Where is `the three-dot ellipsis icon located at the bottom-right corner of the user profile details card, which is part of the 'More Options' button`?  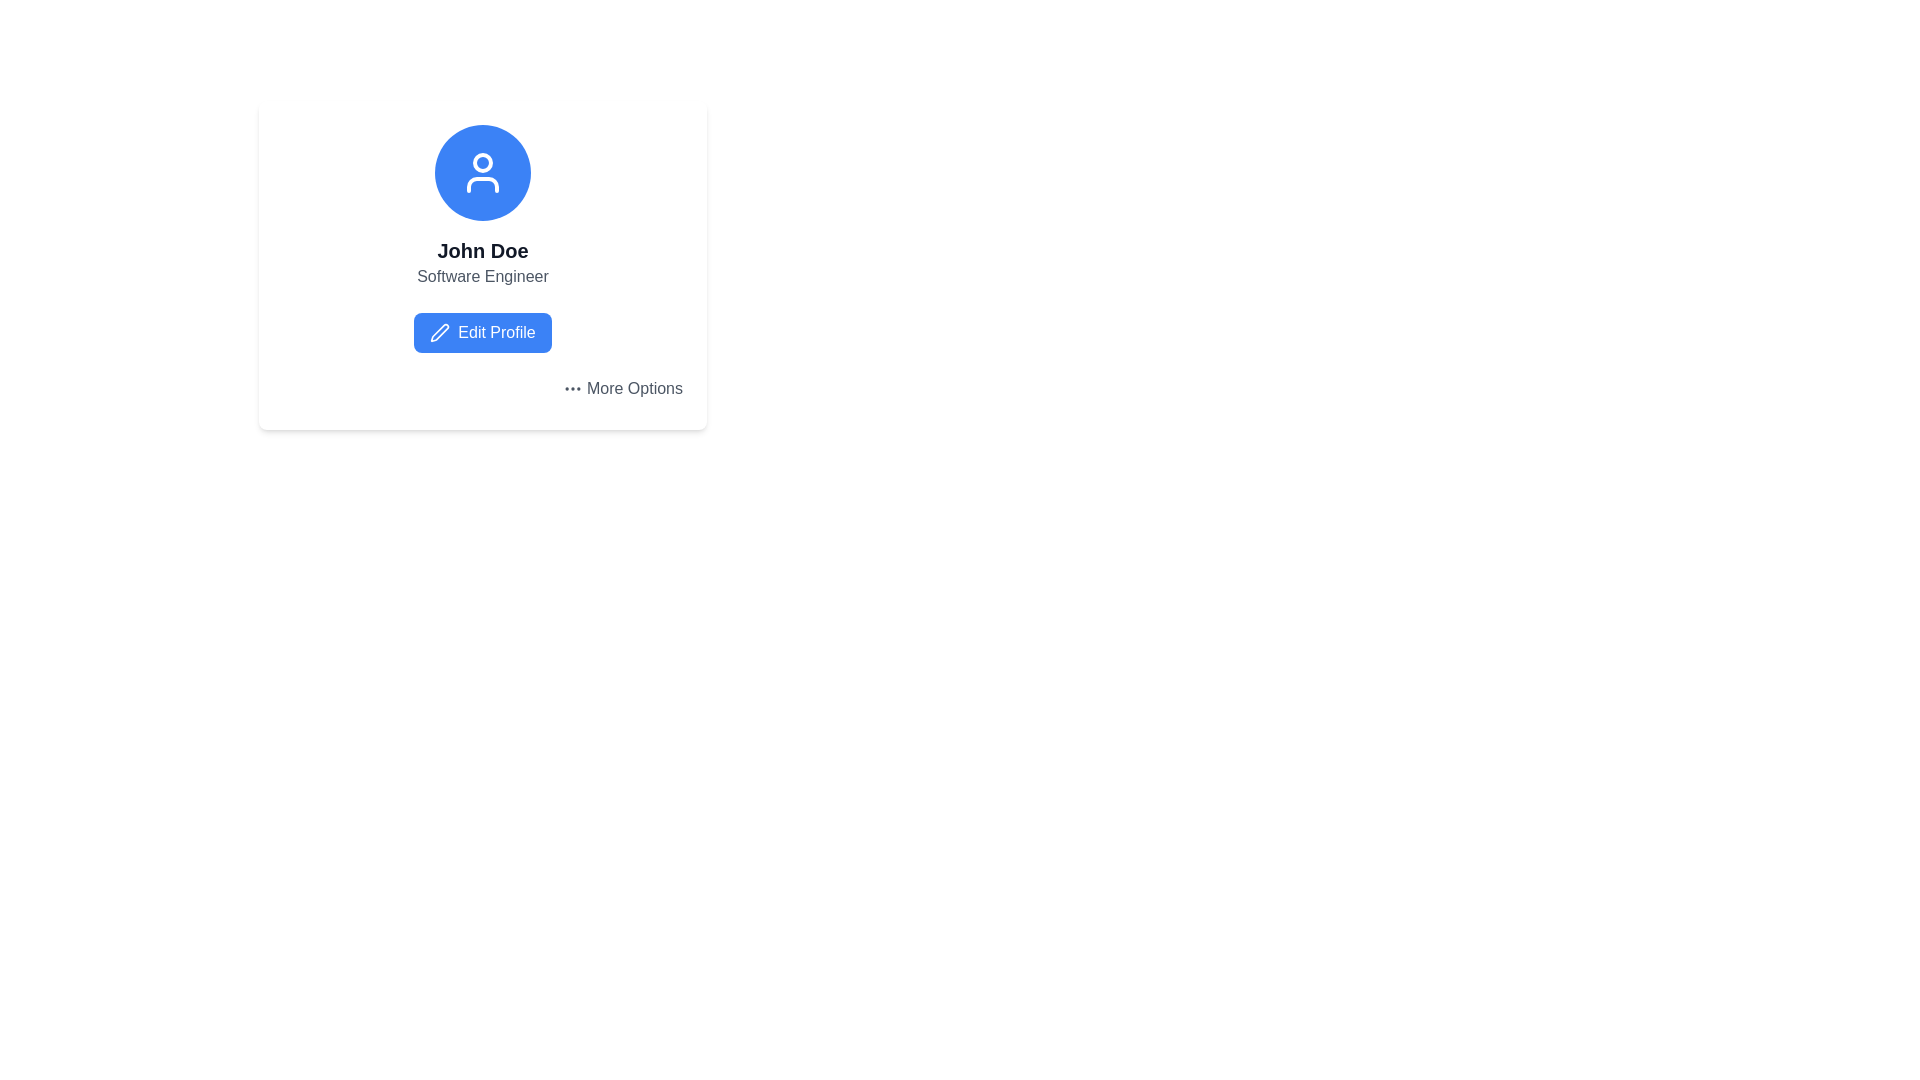
the three-dot ellipsis icon located at the bottom-right corner of the user profile details card, which is part of the 'More Options' button is located at coordinates (571, 389).